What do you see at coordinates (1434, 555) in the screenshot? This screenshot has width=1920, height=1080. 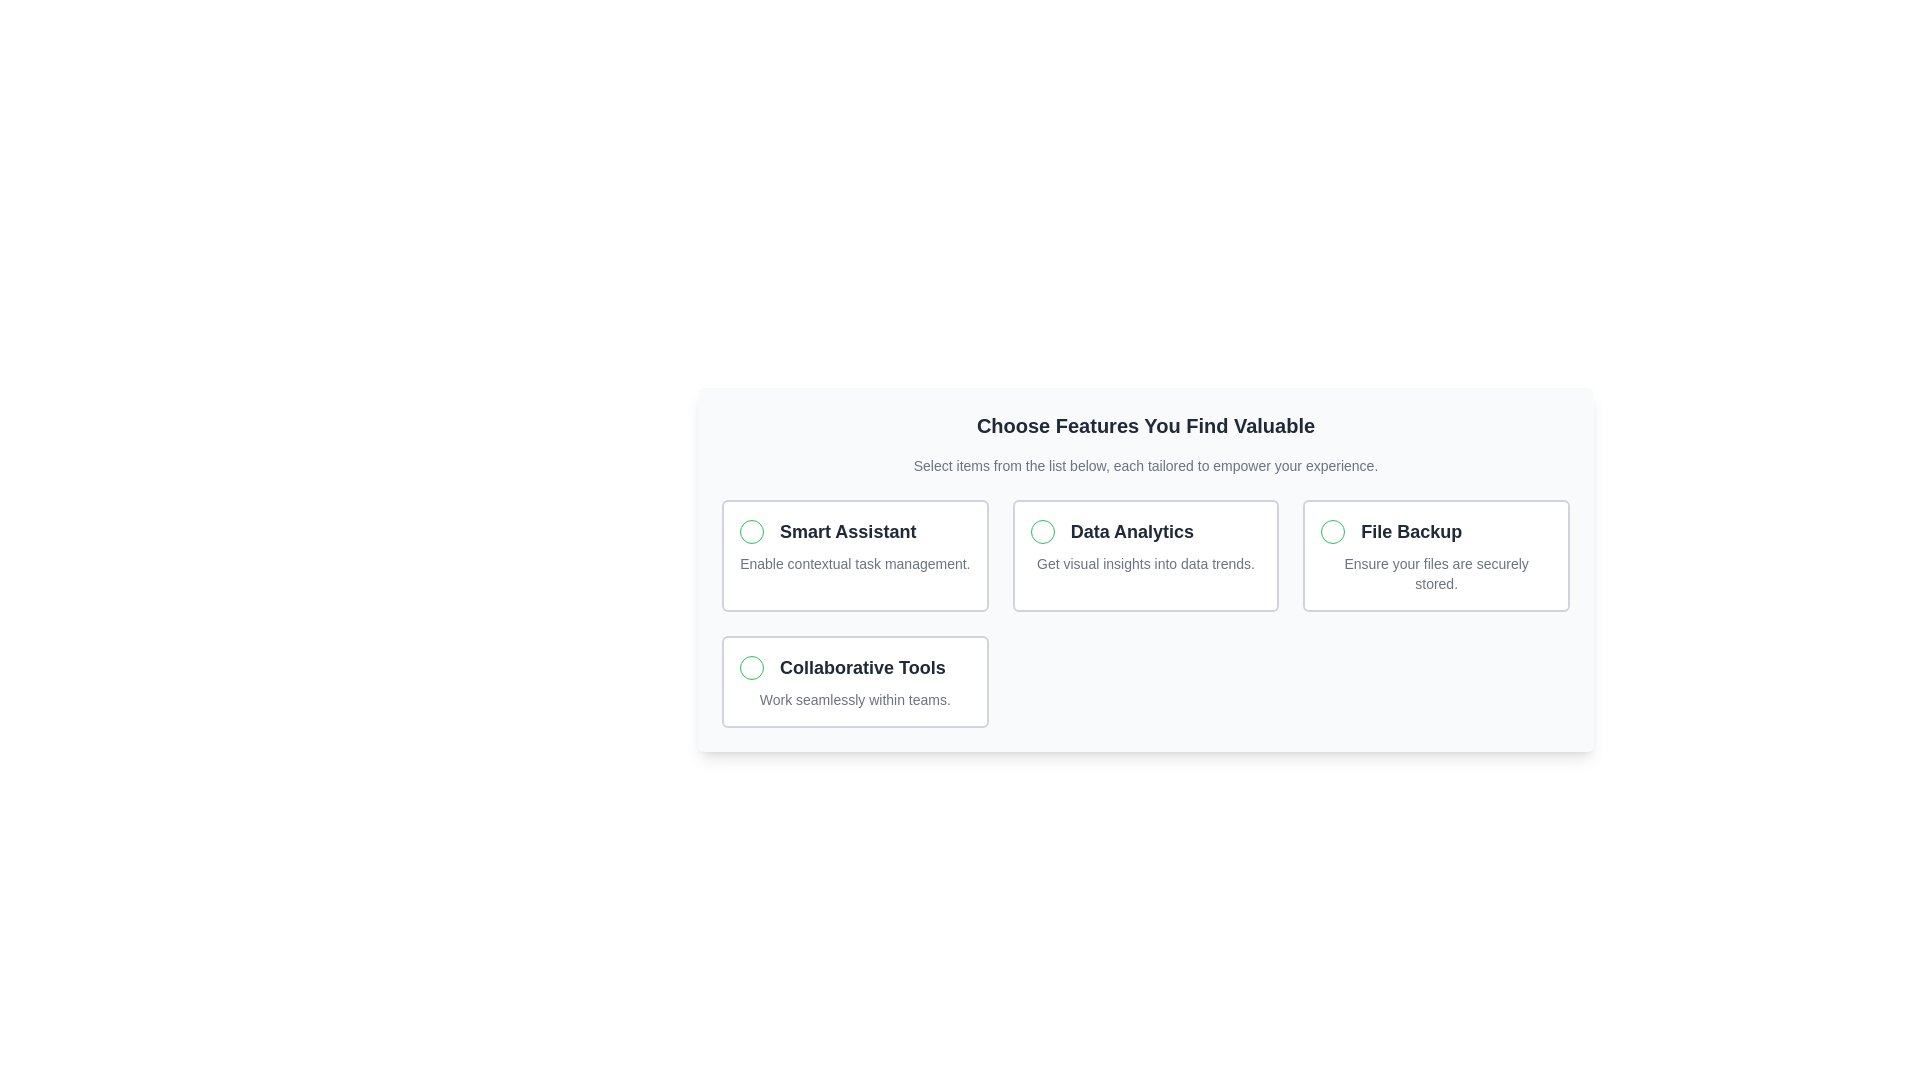 I see `the feature File Backup` at bounding box center [1434, 555].